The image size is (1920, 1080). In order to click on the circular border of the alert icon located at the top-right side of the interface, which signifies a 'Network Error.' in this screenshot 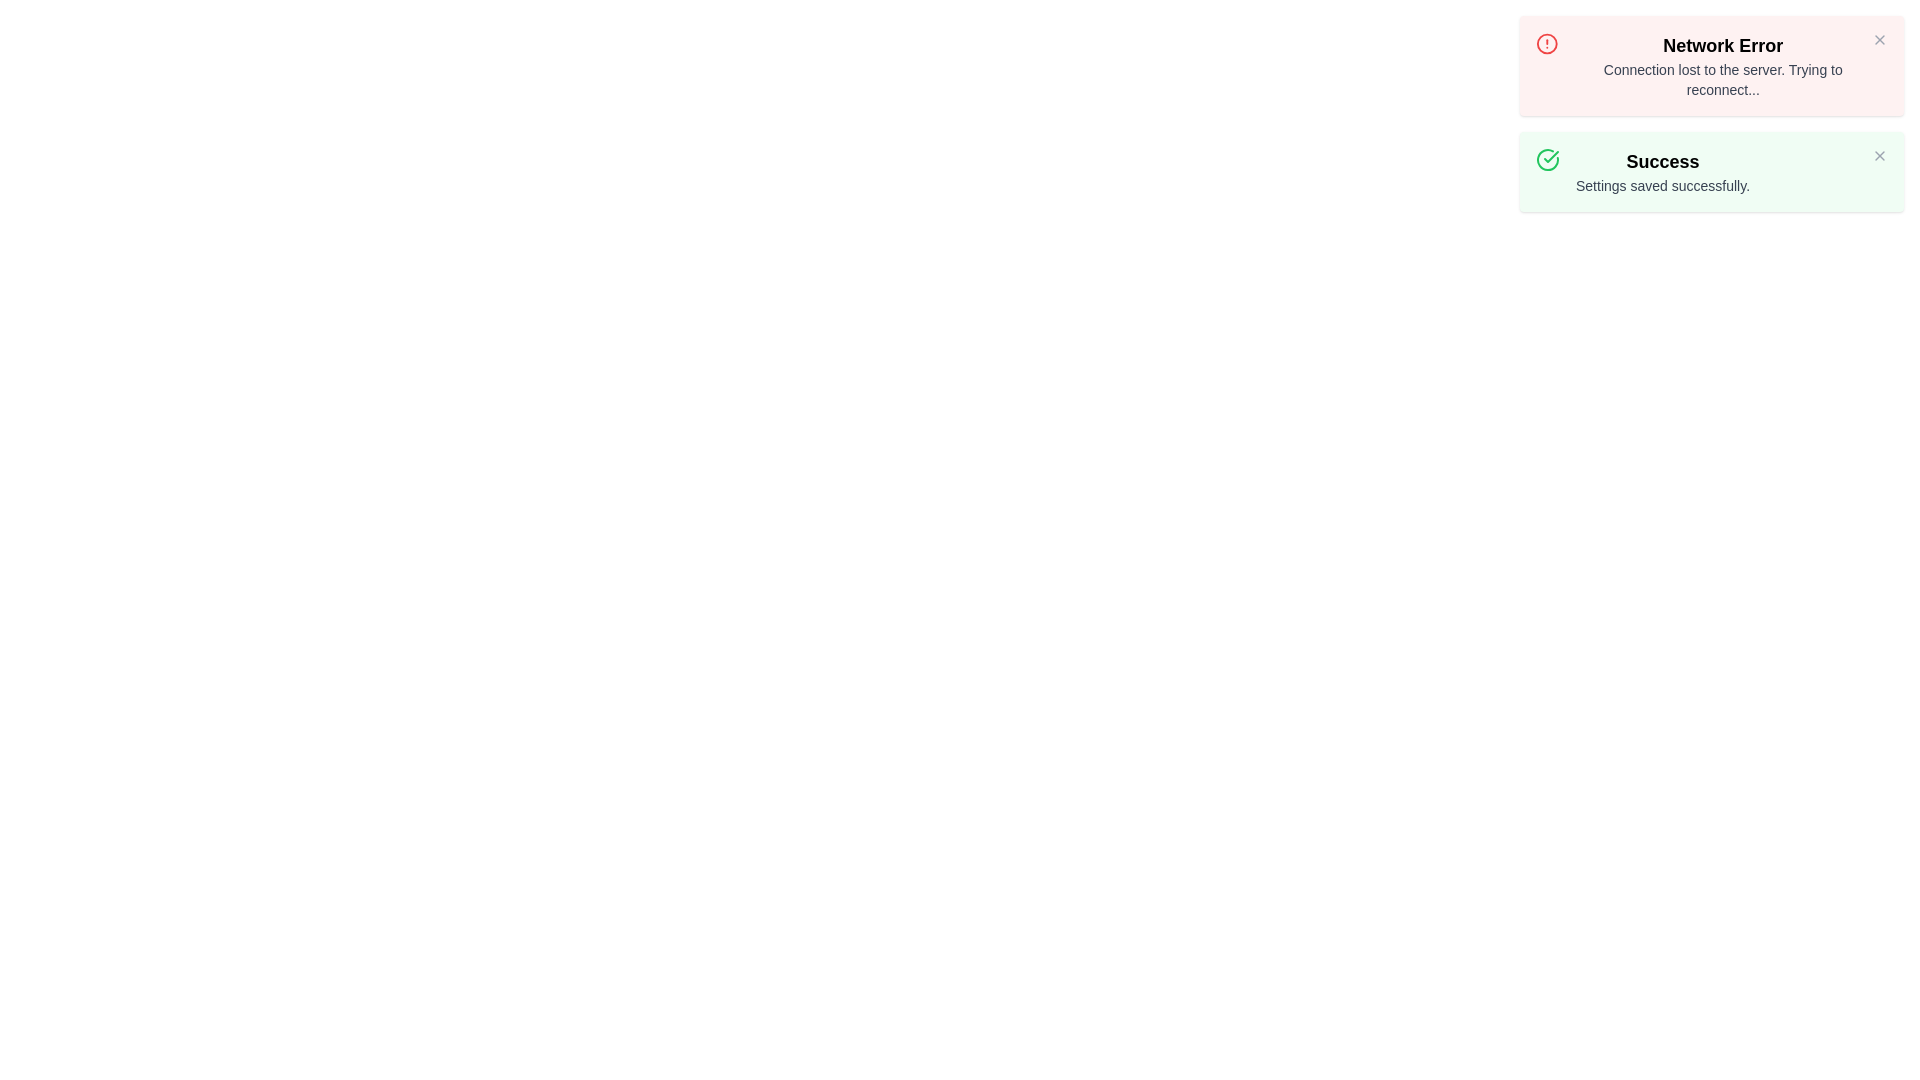, I will do `click(1546, 43)`.